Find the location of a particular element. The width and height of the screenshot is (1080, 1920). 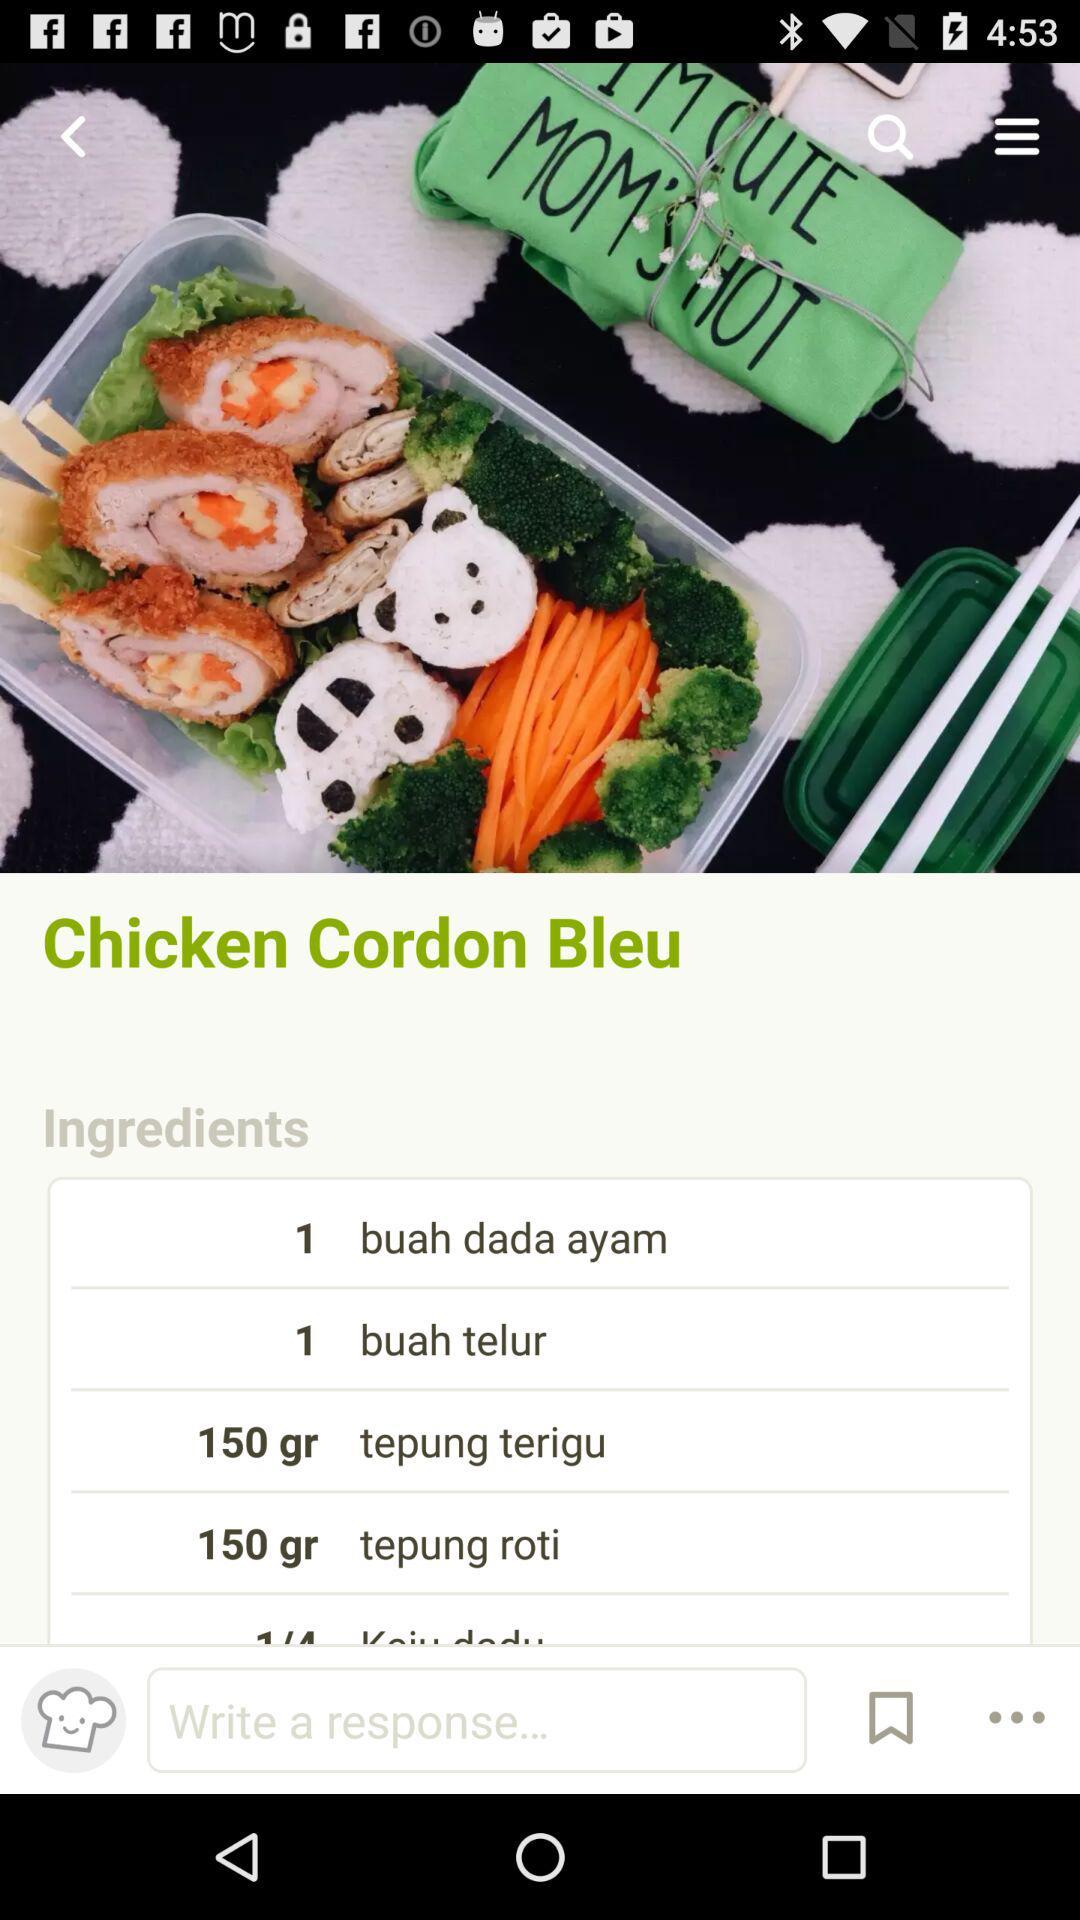

the icon at the top left corner is located at coordinates (72, 135).